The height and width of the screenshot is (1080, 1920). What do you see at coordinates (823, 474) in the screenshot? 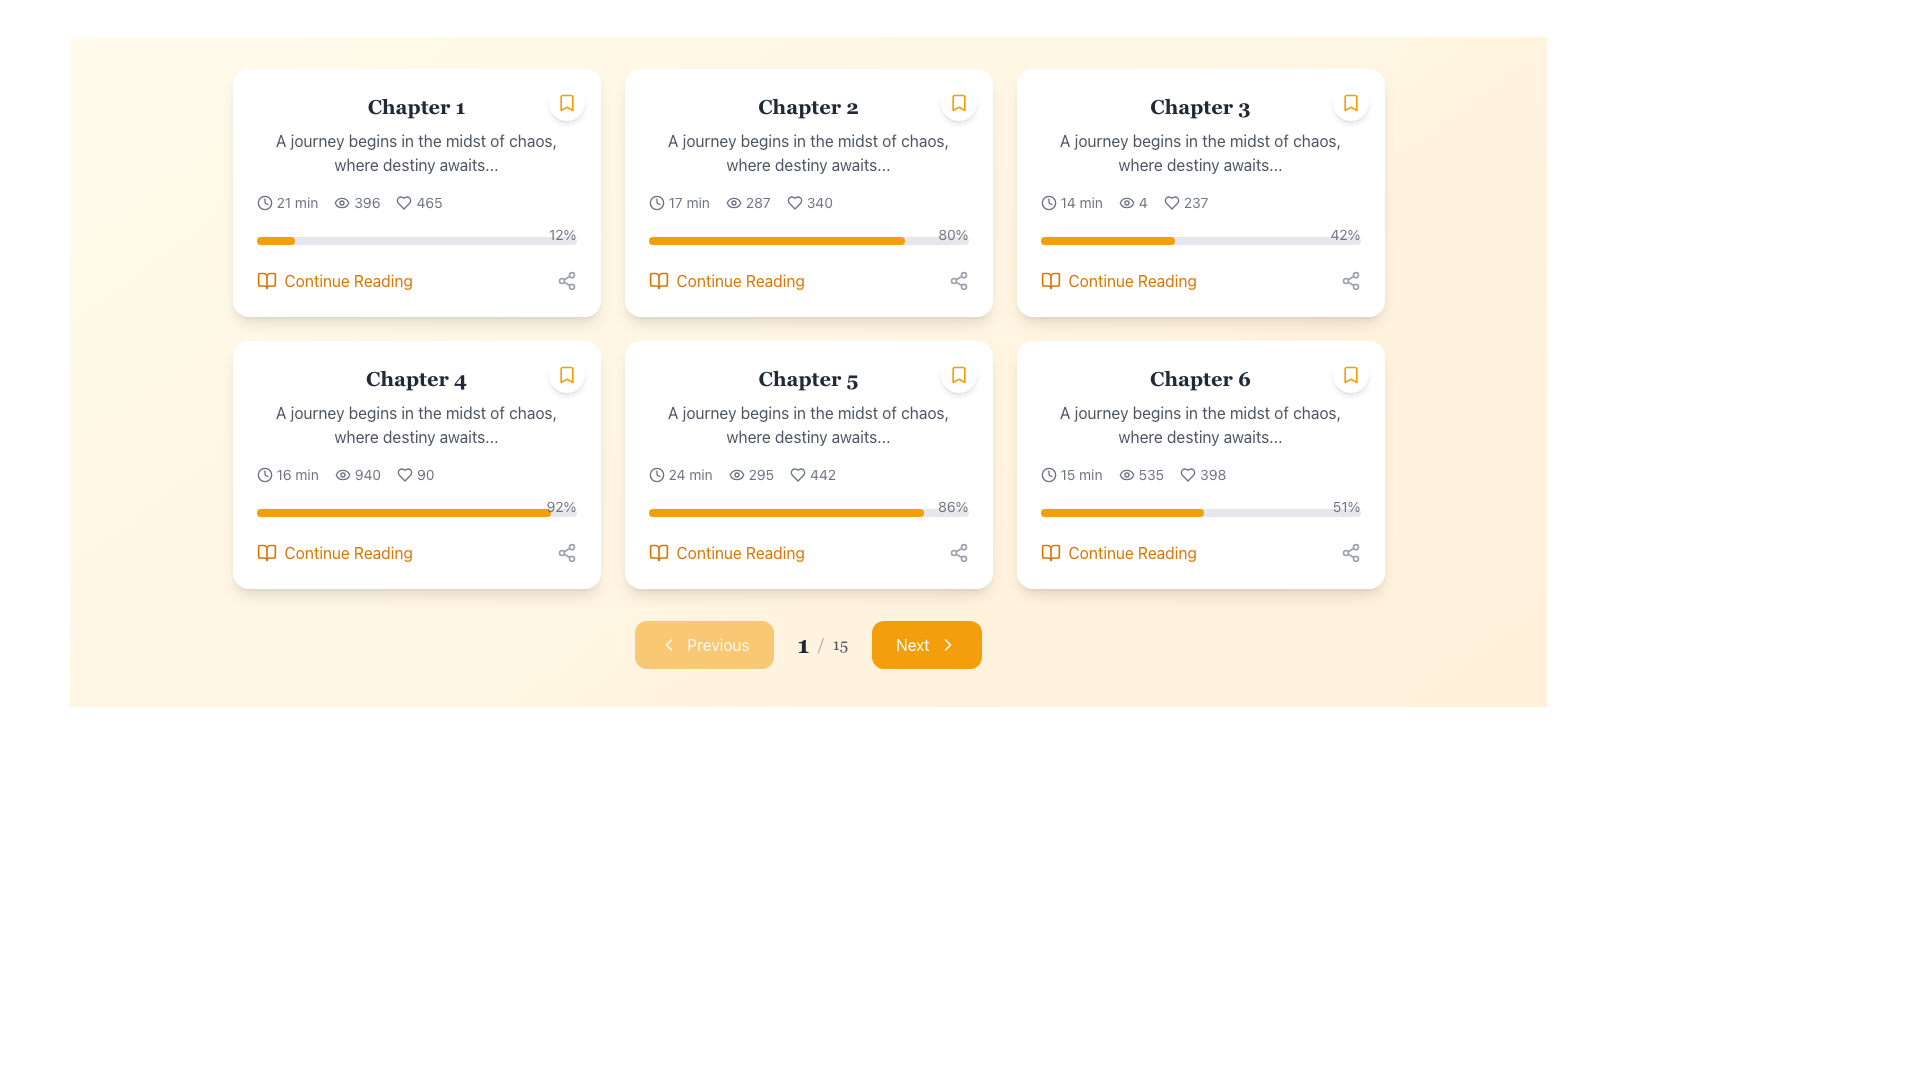
I see `the numerical count display that shows the count of likes or favorites, located on the second row within the fifth card from the left, immediately to the right of the heart-shaped icon` at bounding box center [823, 474].